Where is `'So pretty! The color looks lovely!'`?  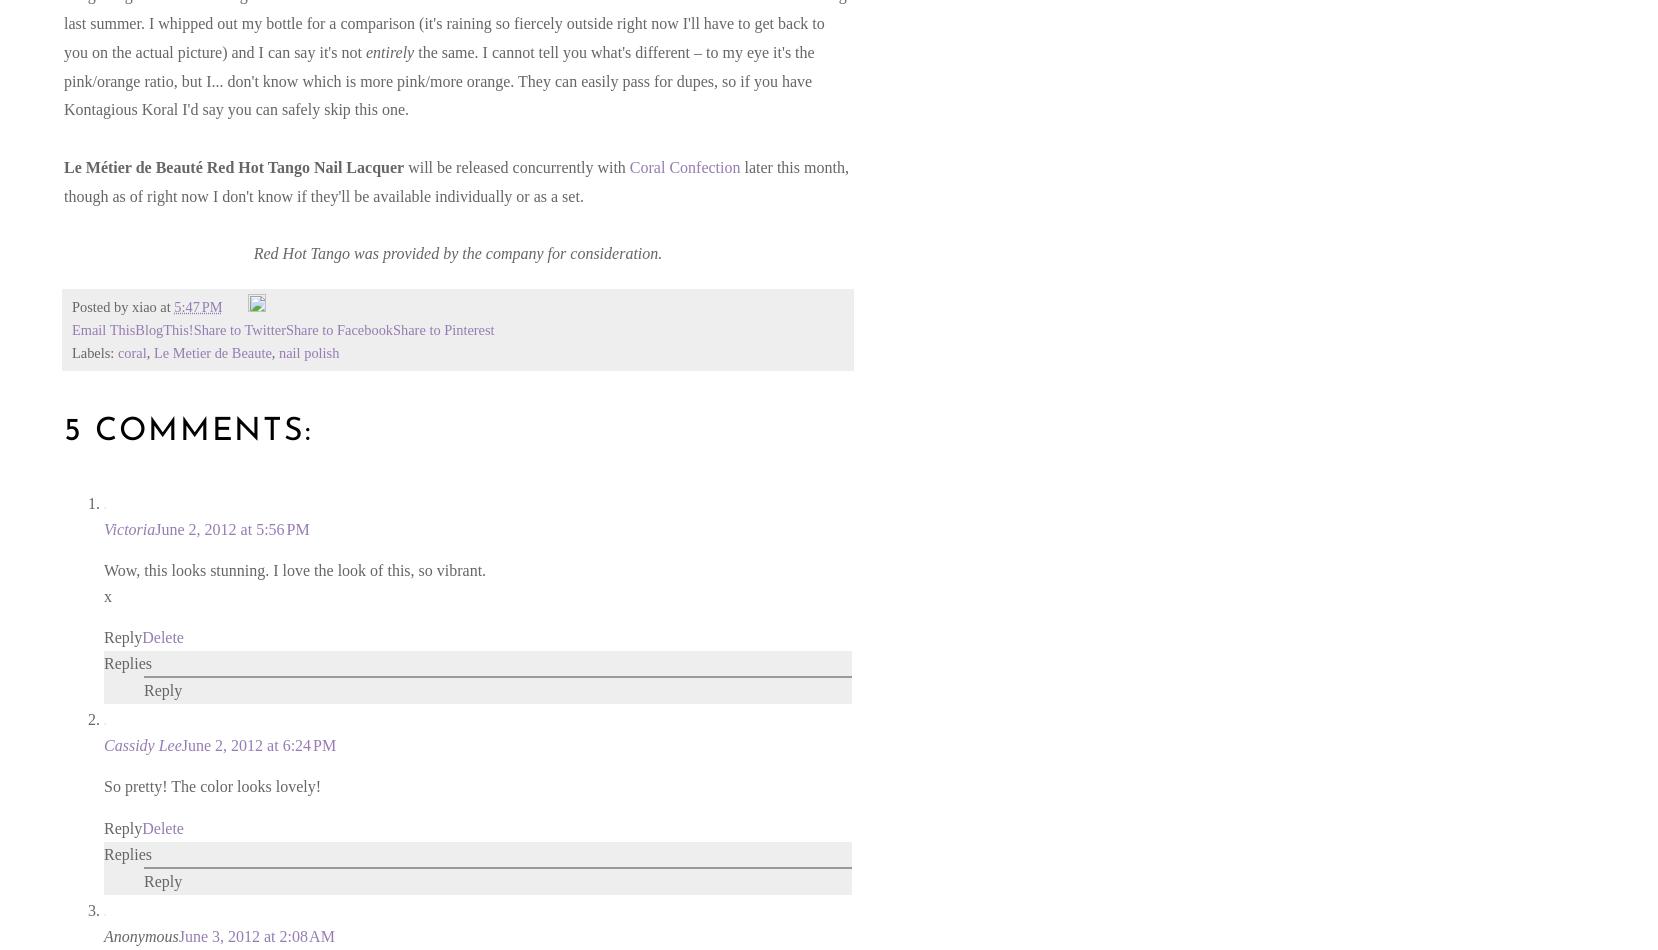 'So pretty! The color looks lovely!' is located at coordinates (212, 785).